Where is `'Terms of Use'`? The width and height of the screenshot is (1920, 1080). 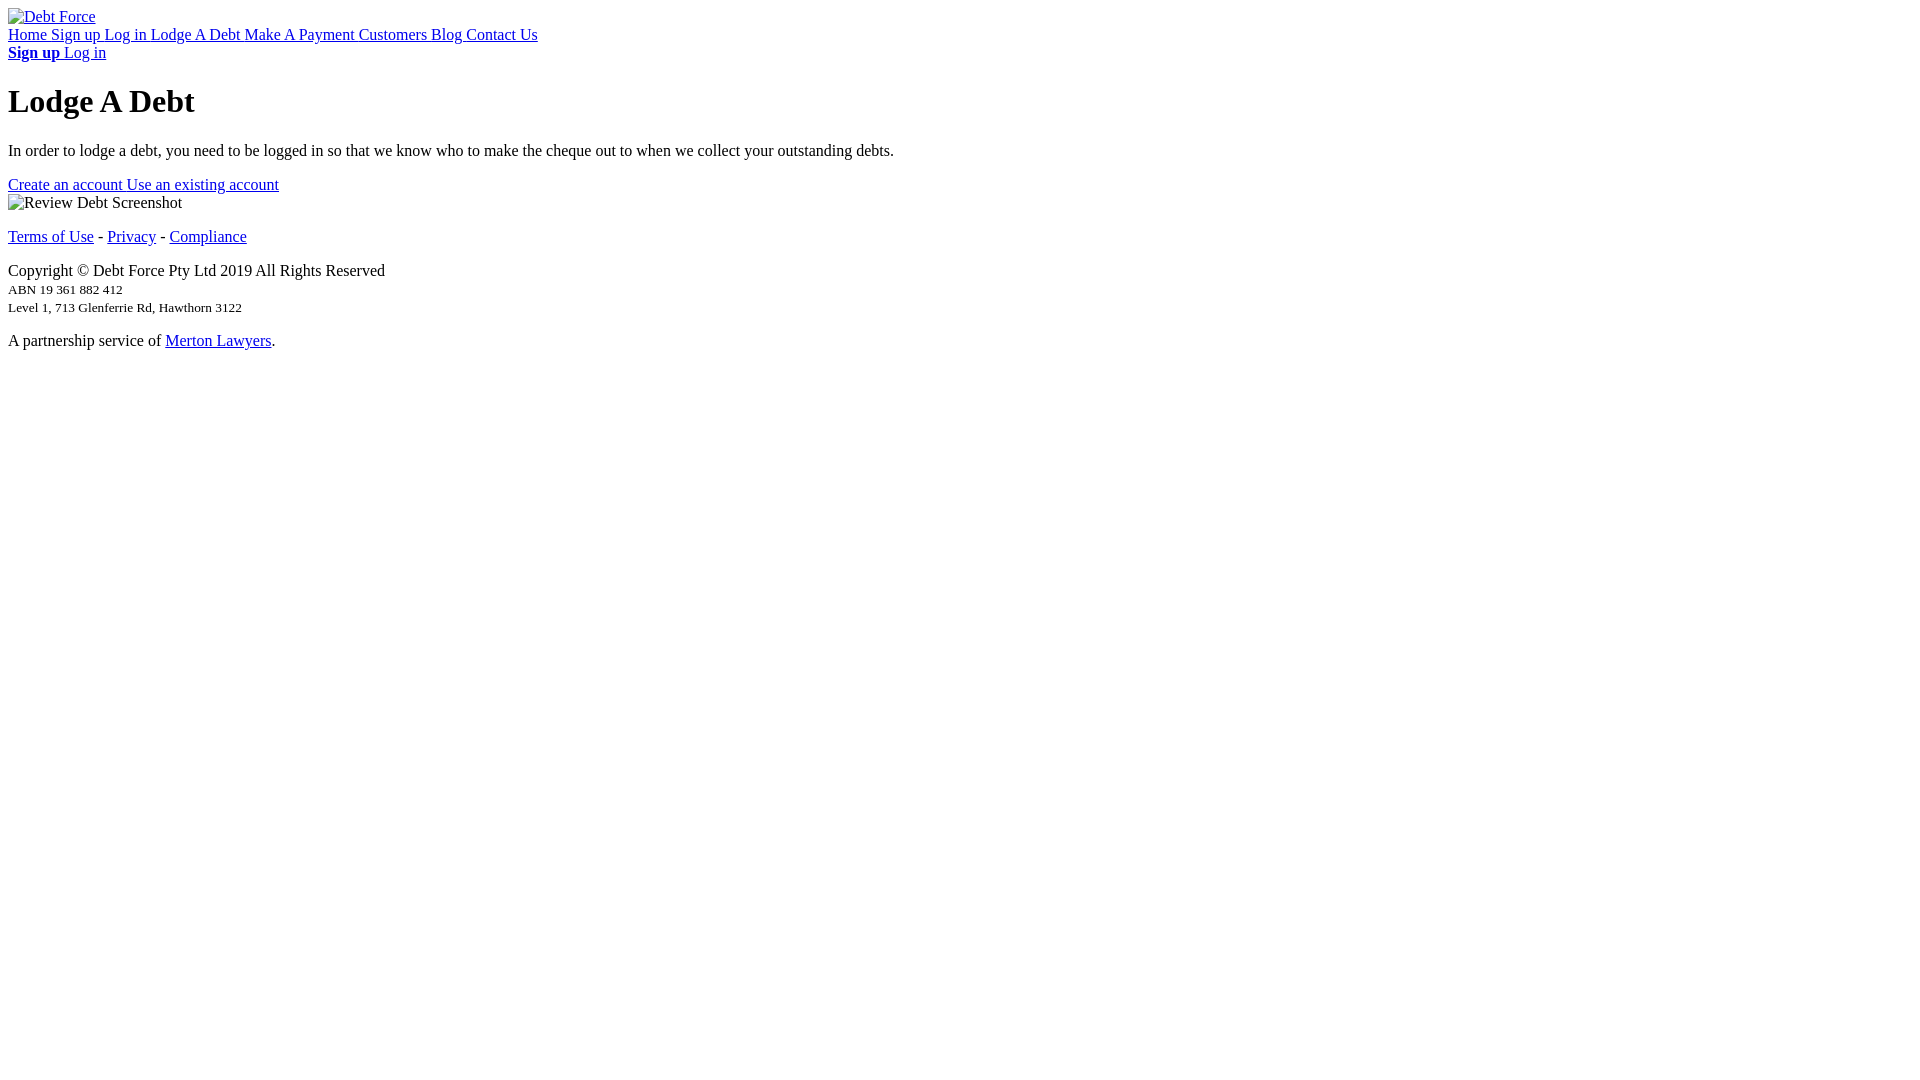 'Terms of Use' is located at coordinates (51, 235).